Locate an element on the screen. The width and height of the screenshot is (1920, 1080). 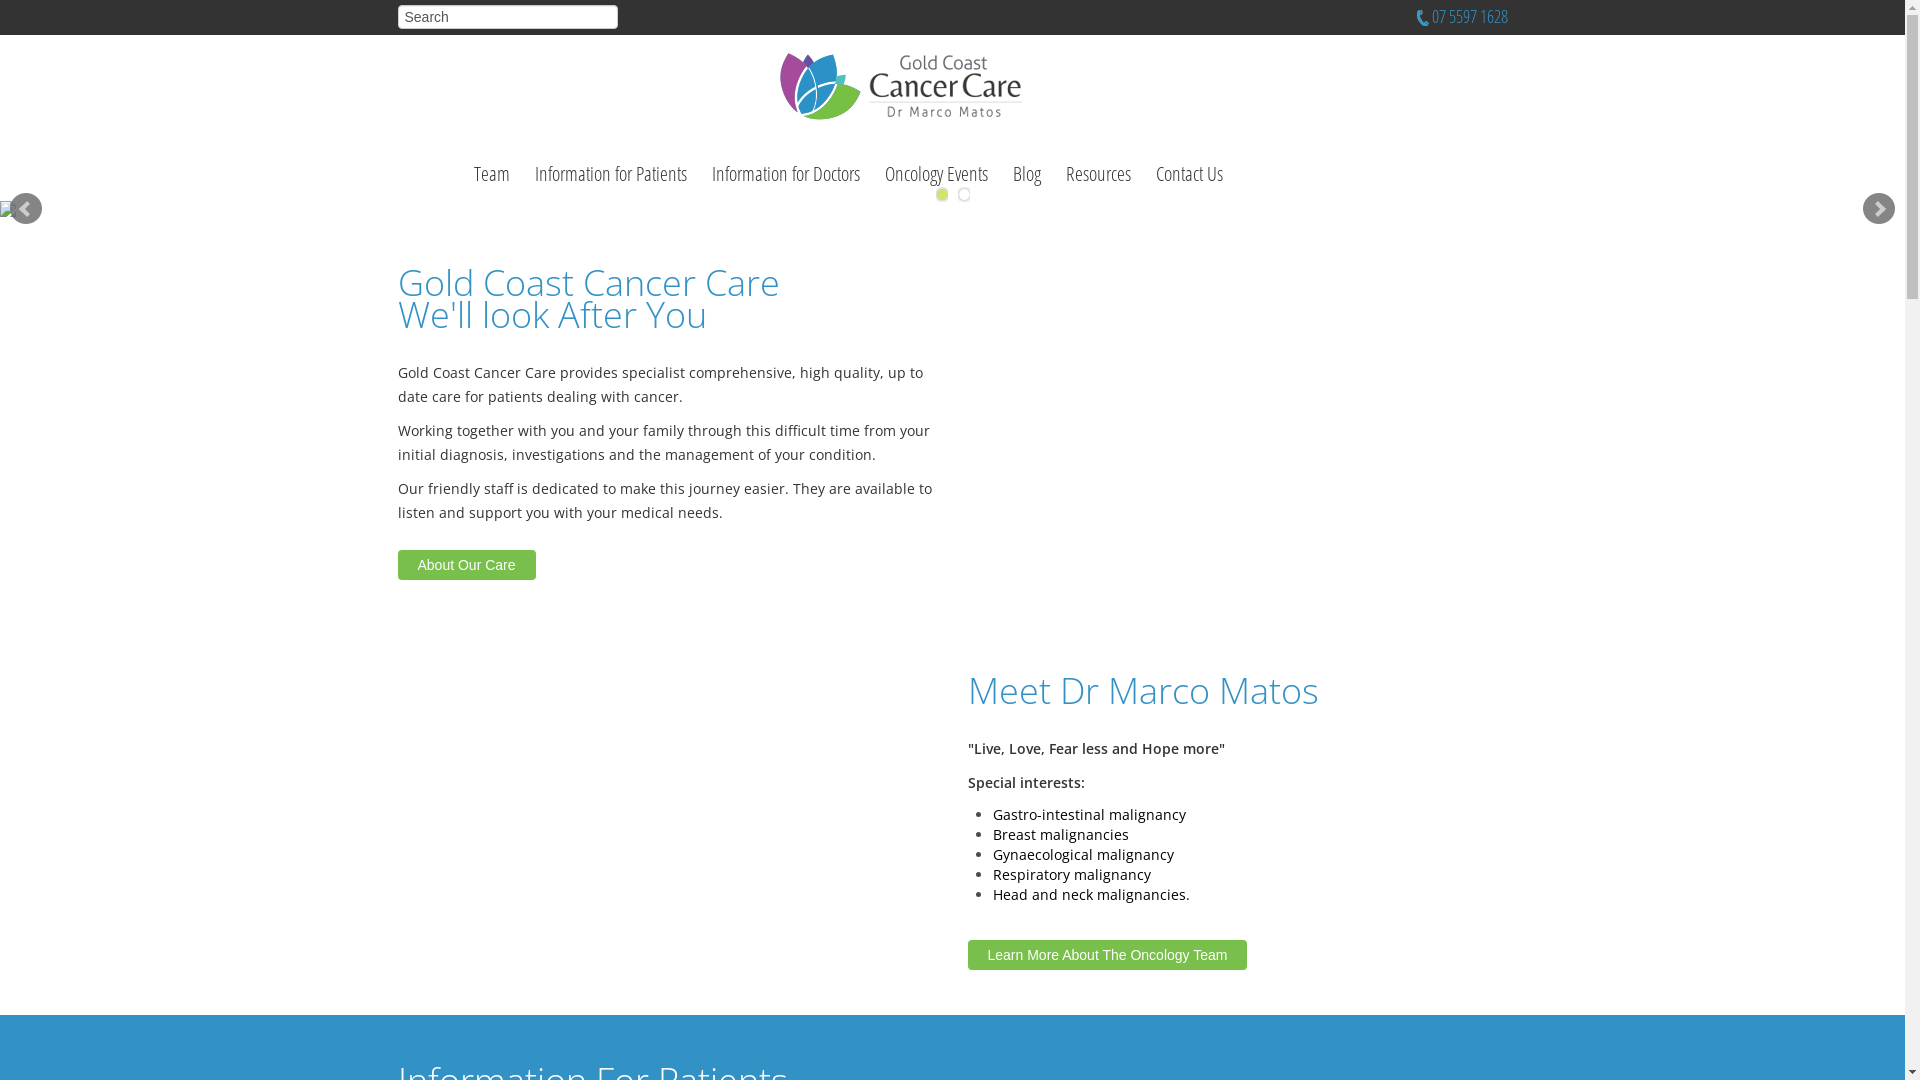
'Information for Doctors' is located at coordinates (785, 172).